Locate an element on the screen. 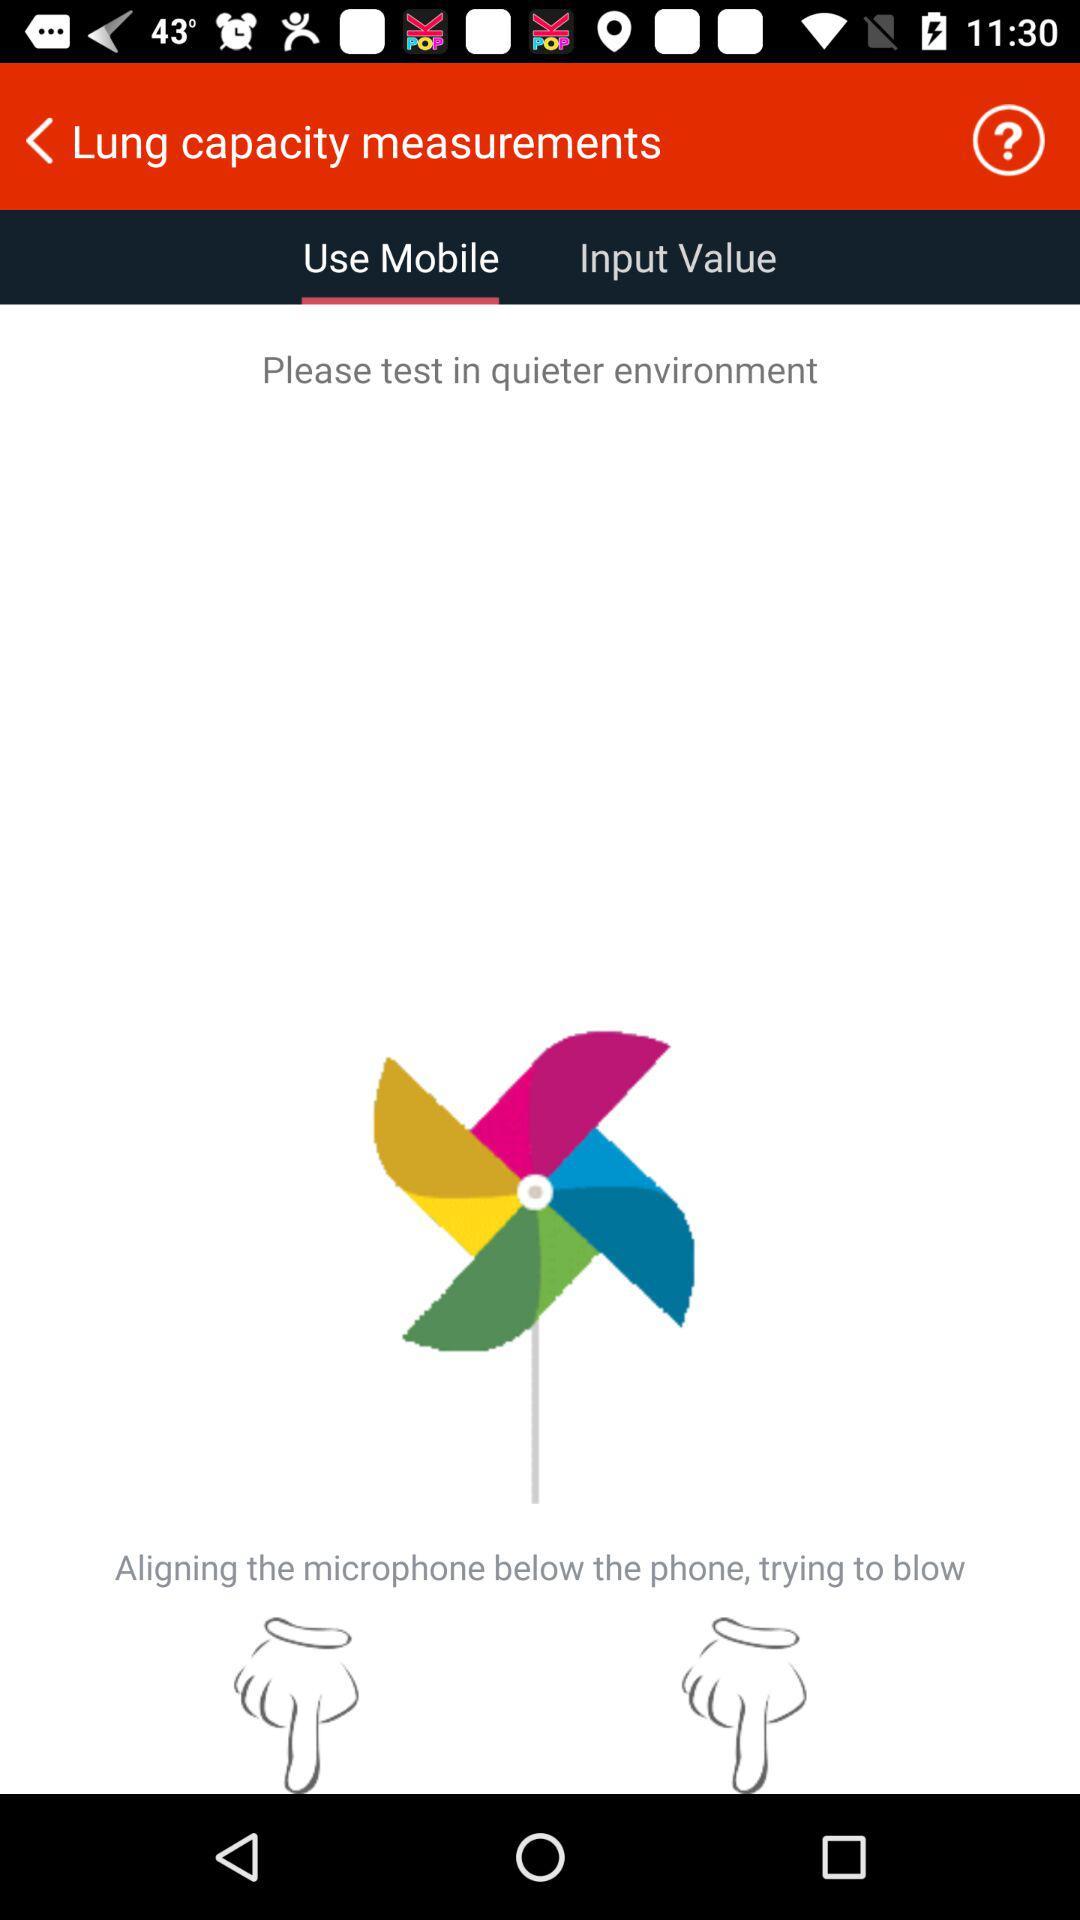  input value item is located at coordinates (677, 256).